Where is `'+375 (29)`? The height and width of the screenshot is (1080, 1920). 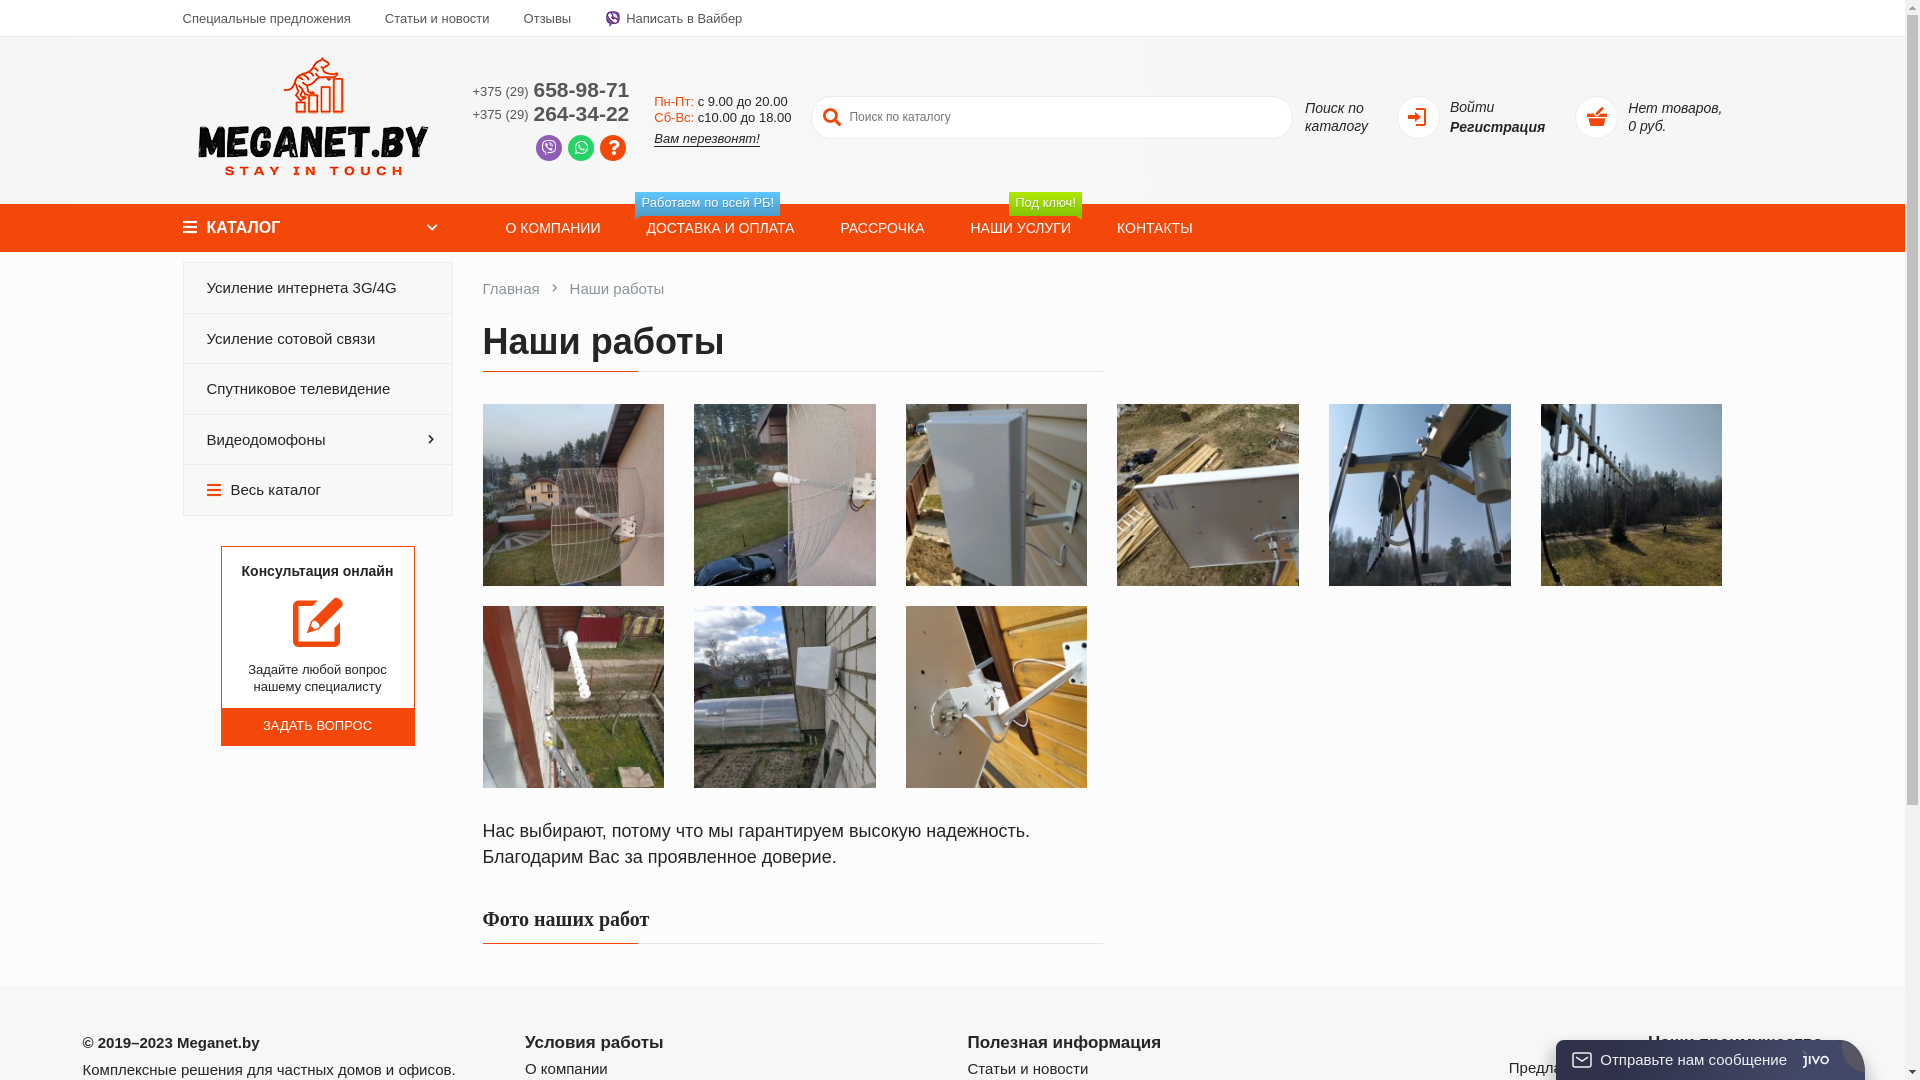 '+375 (29) is located at coordinates (550, 113).